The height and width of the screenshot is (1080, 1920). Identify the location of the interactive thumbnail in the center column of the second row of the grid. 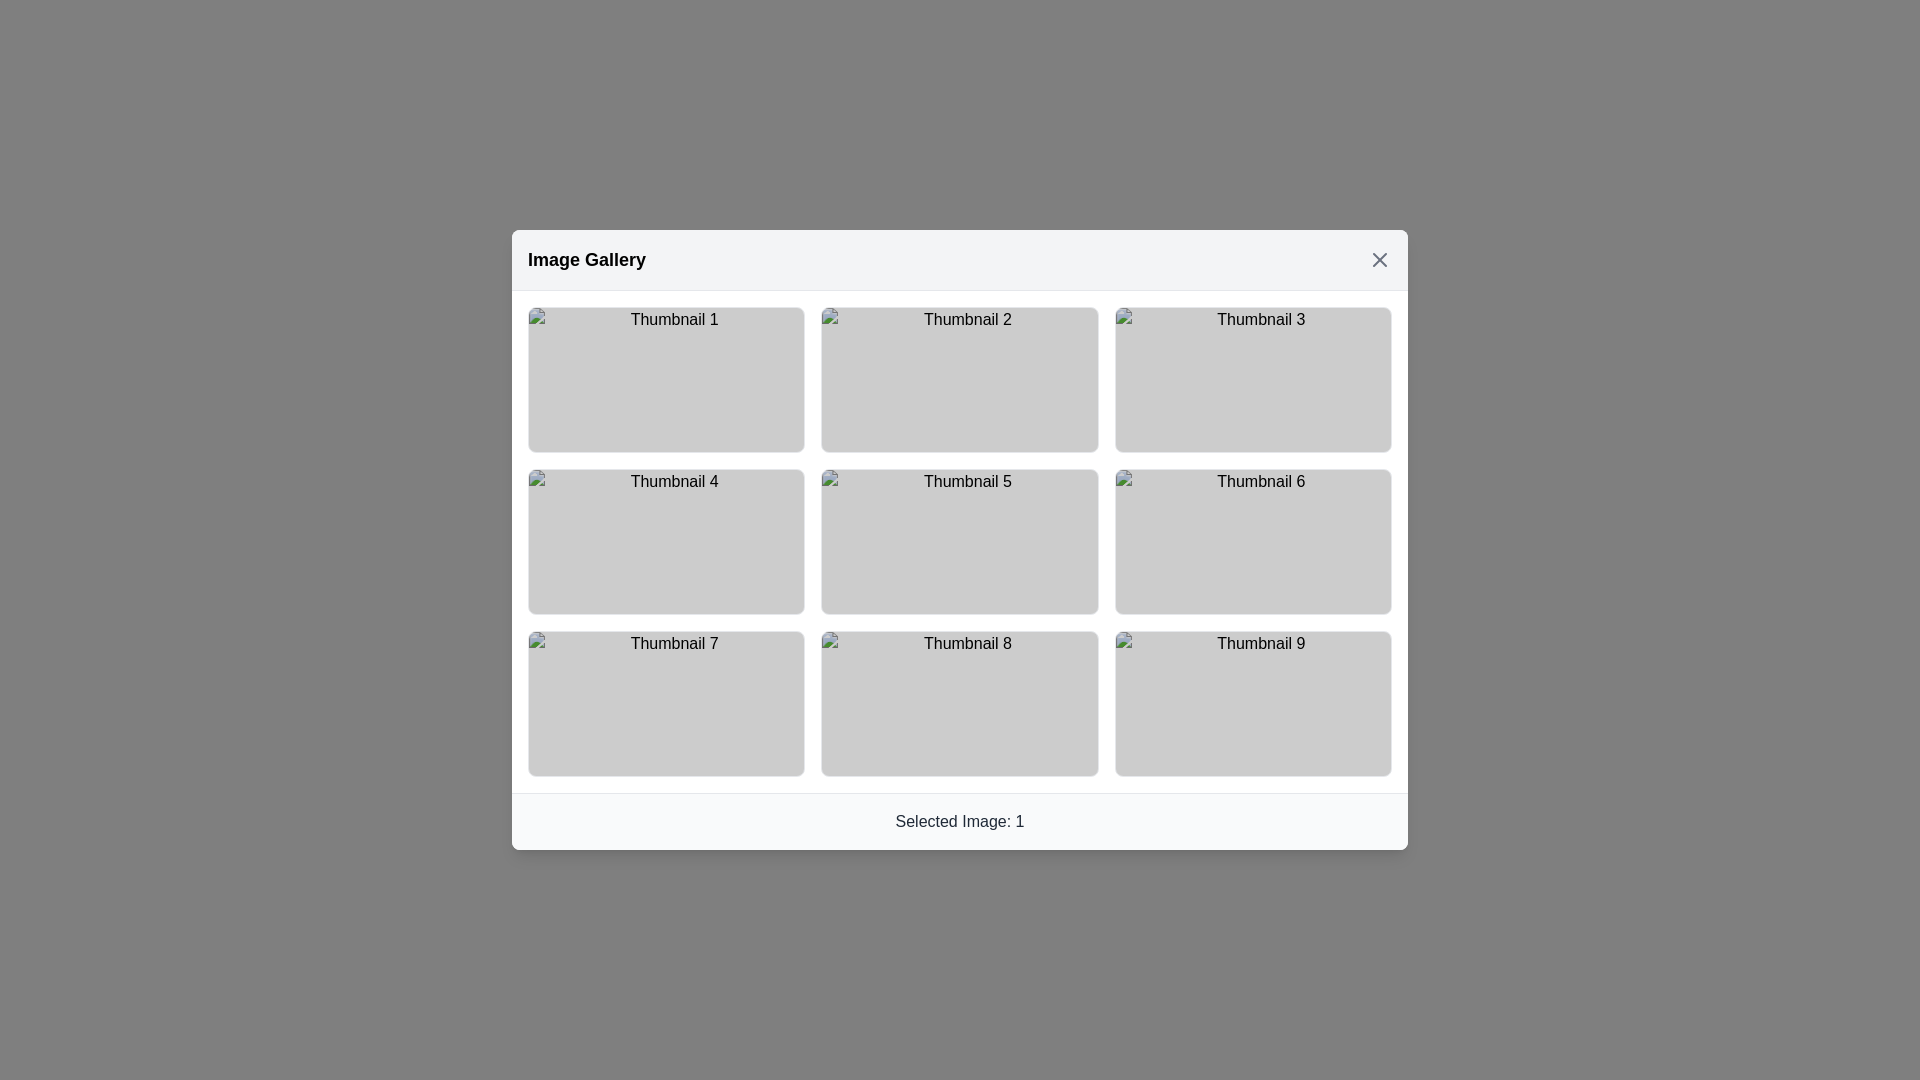
(960, 542).